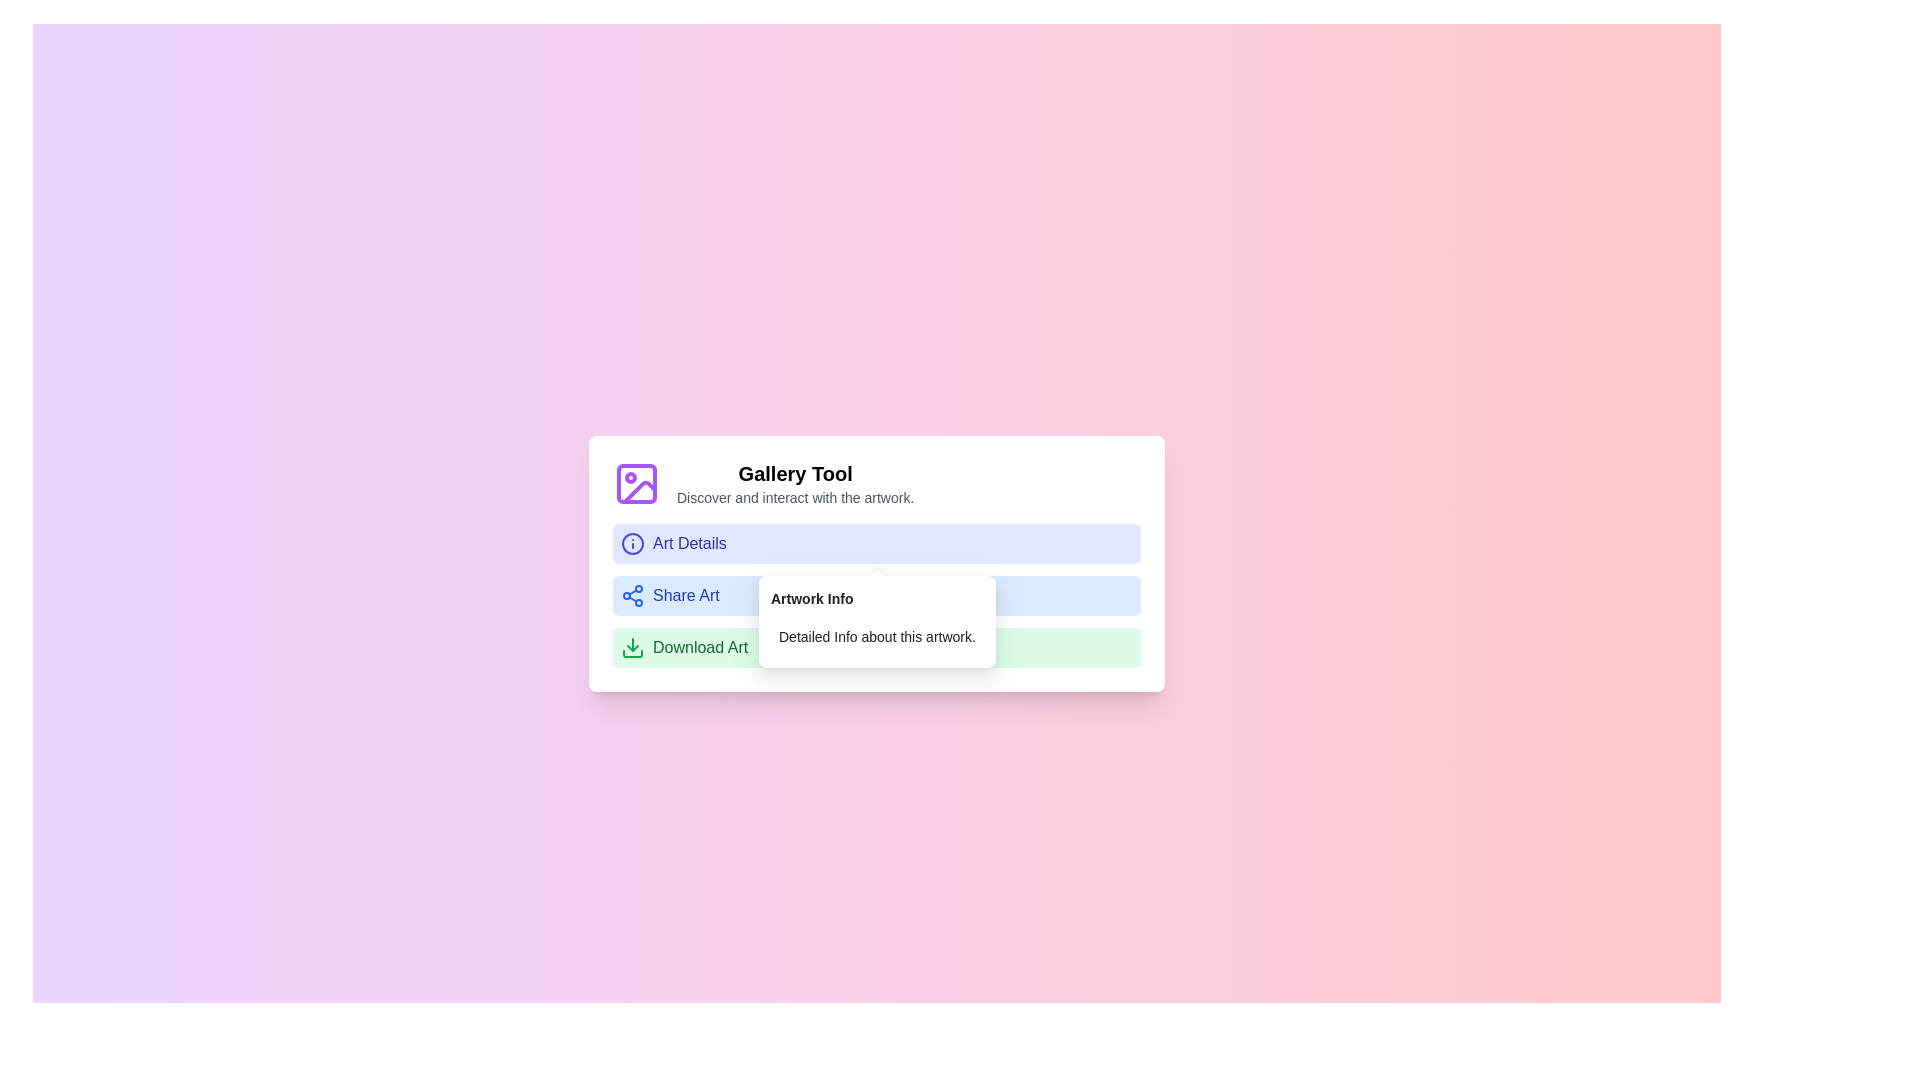 This screenshot has width=1920, height=1080. I want to click on the green 'Download Art' button that contains the download icon for initiating the download action, so click(632, 648).